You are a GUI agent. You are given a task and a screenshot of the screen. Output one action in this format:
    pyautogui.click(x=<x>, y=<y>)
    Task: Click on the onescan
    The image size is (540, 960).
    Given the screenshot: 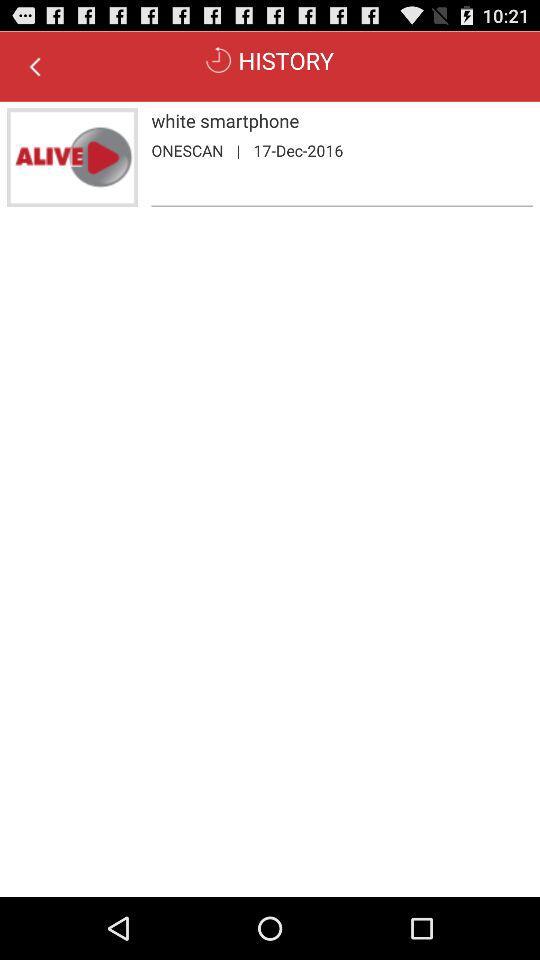 What is the action you would take?
    pyautogui.click(x=187, y=149)
    